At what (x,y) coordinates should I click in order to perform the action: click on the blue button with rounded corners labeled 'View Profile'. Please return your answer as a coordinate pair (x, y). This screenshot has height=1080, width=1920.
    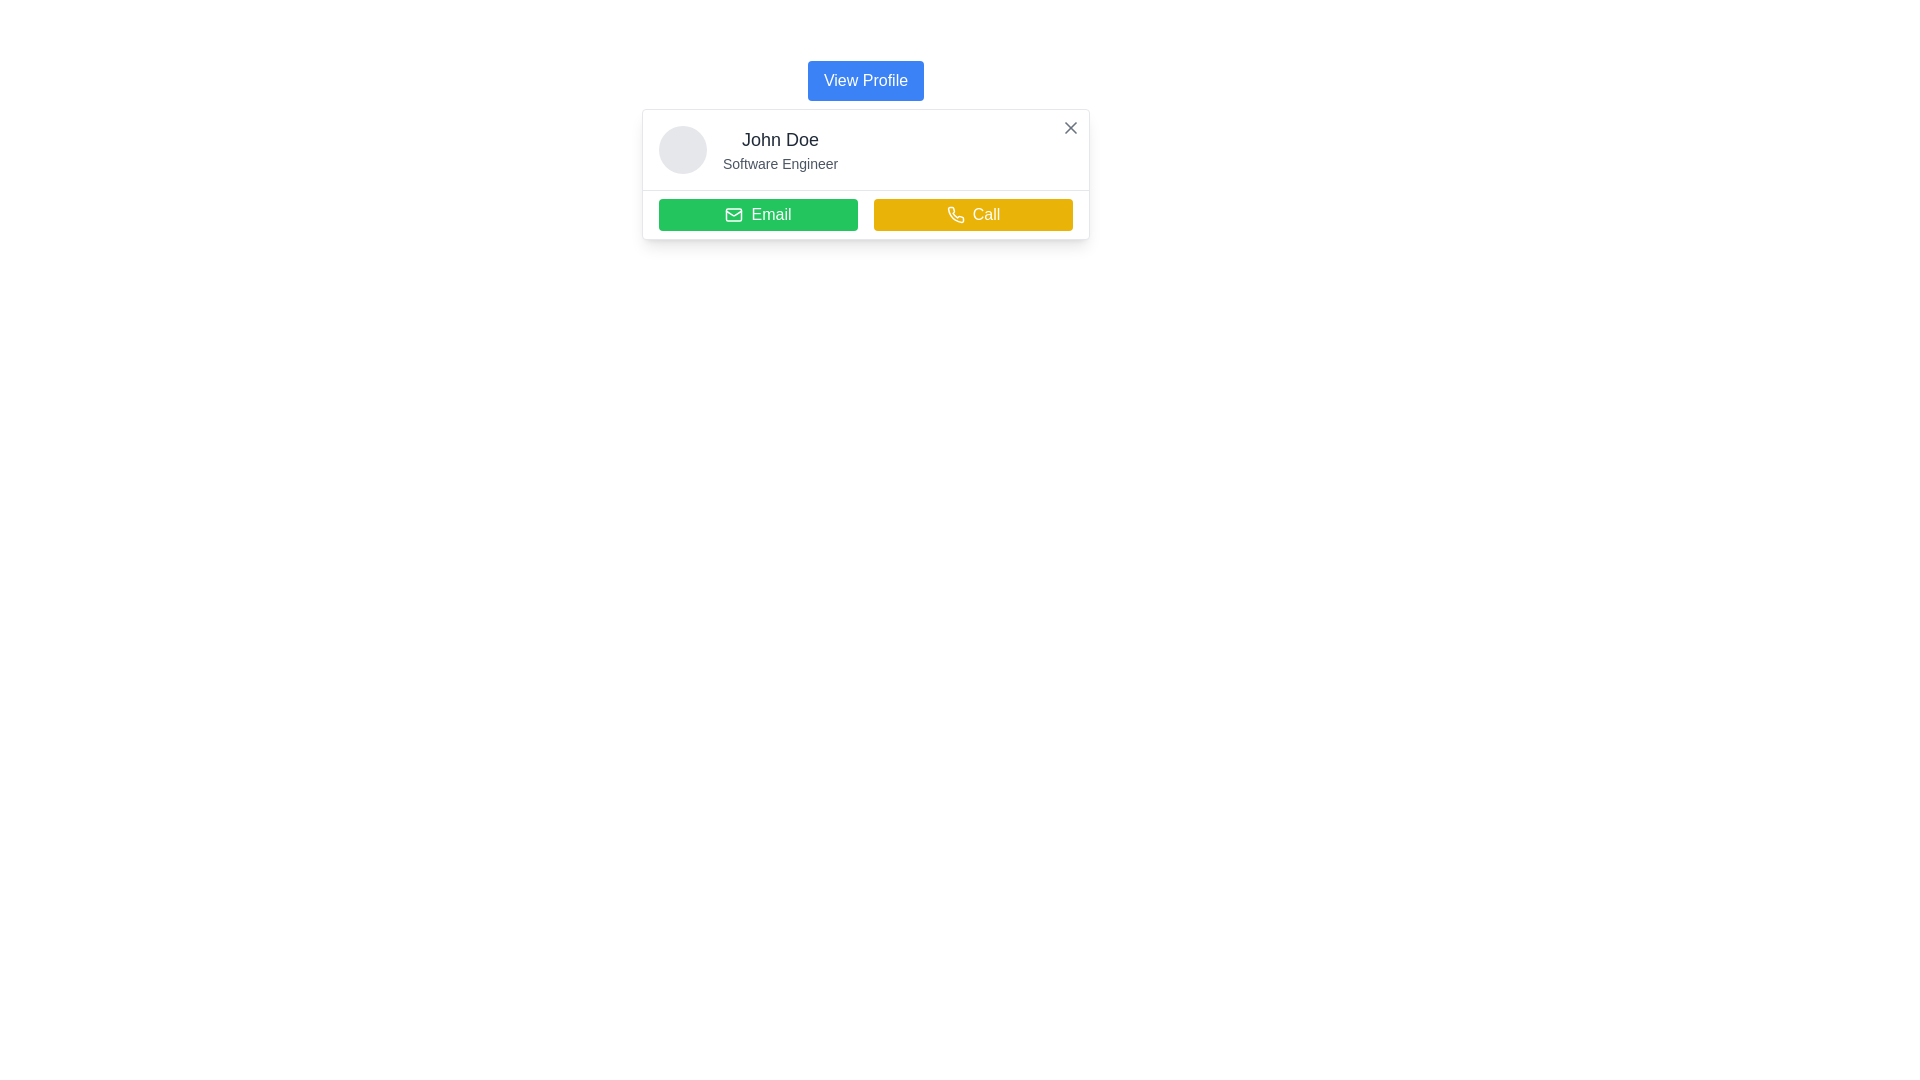
    Looking at the image, I should click on (865, 80).